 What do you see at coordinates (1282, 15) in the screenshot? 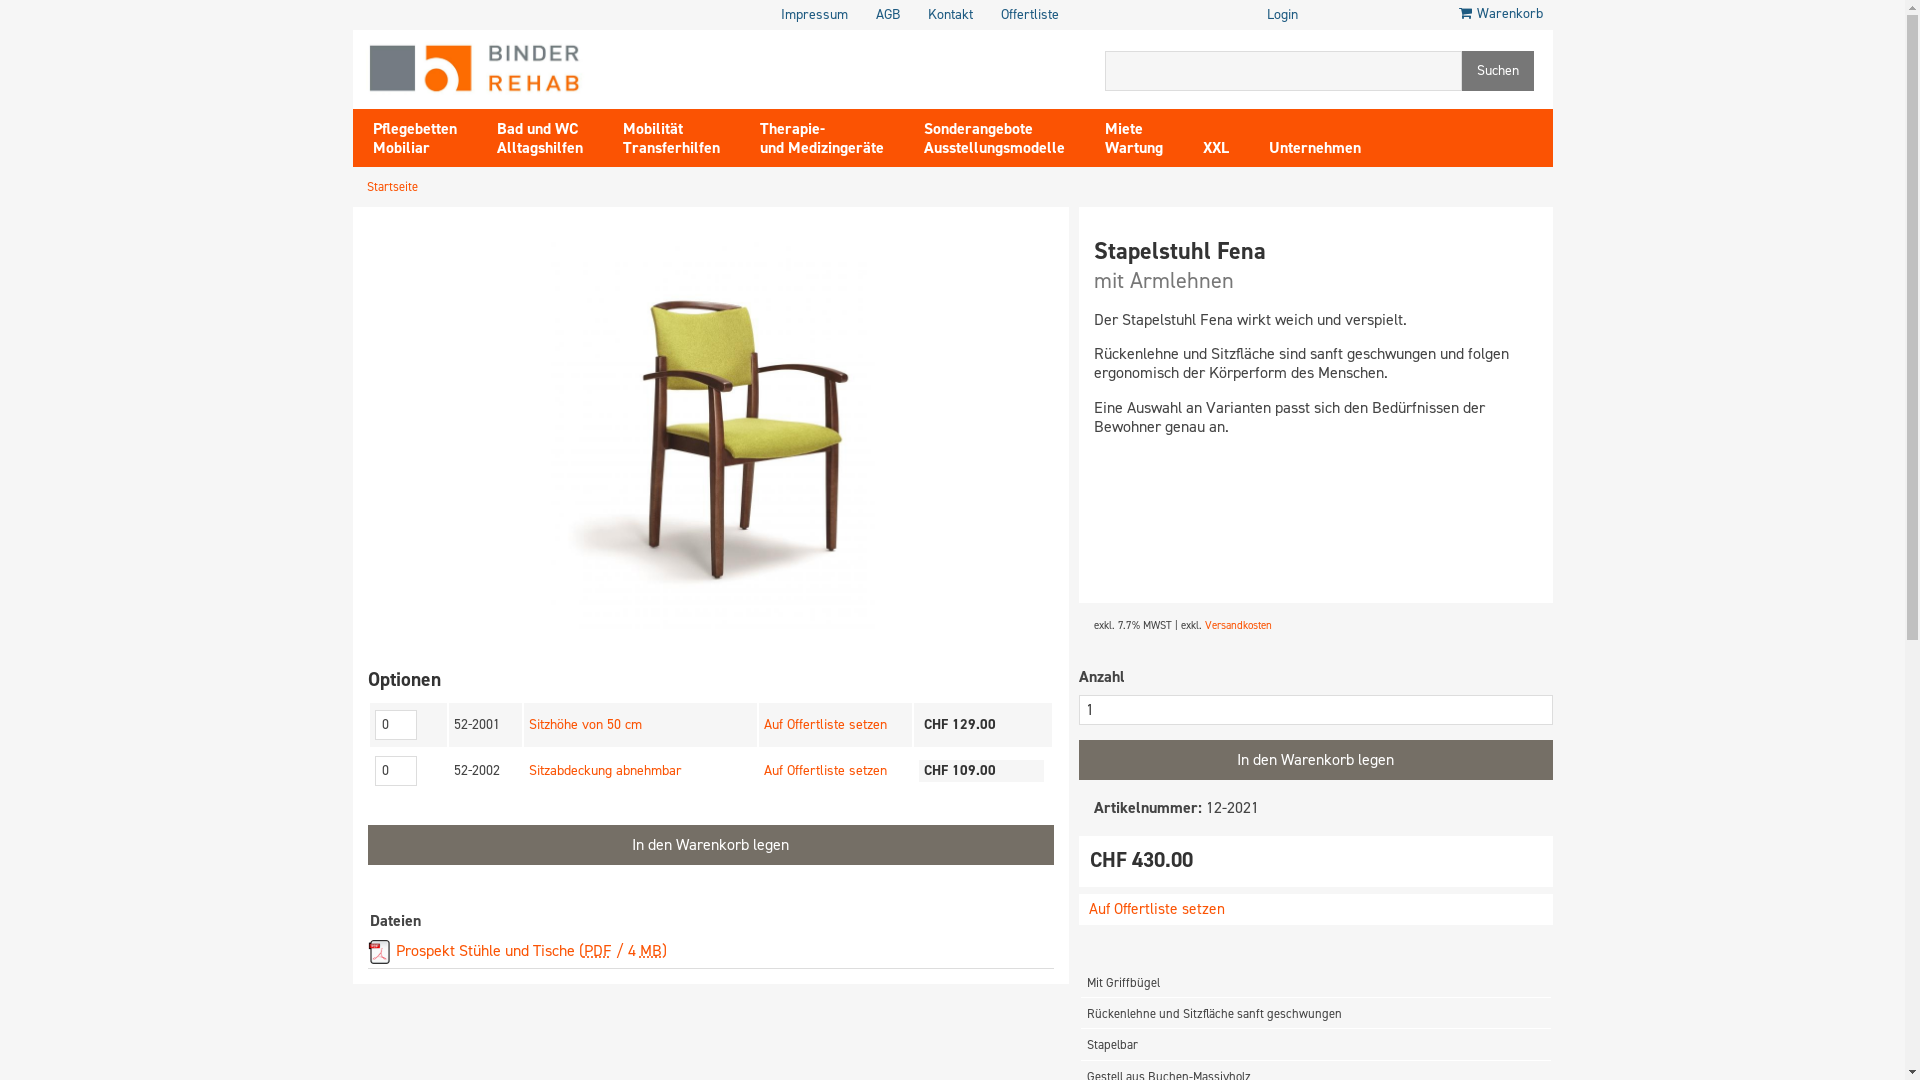
I see `'Login'` at bounding box center [1282, 15].